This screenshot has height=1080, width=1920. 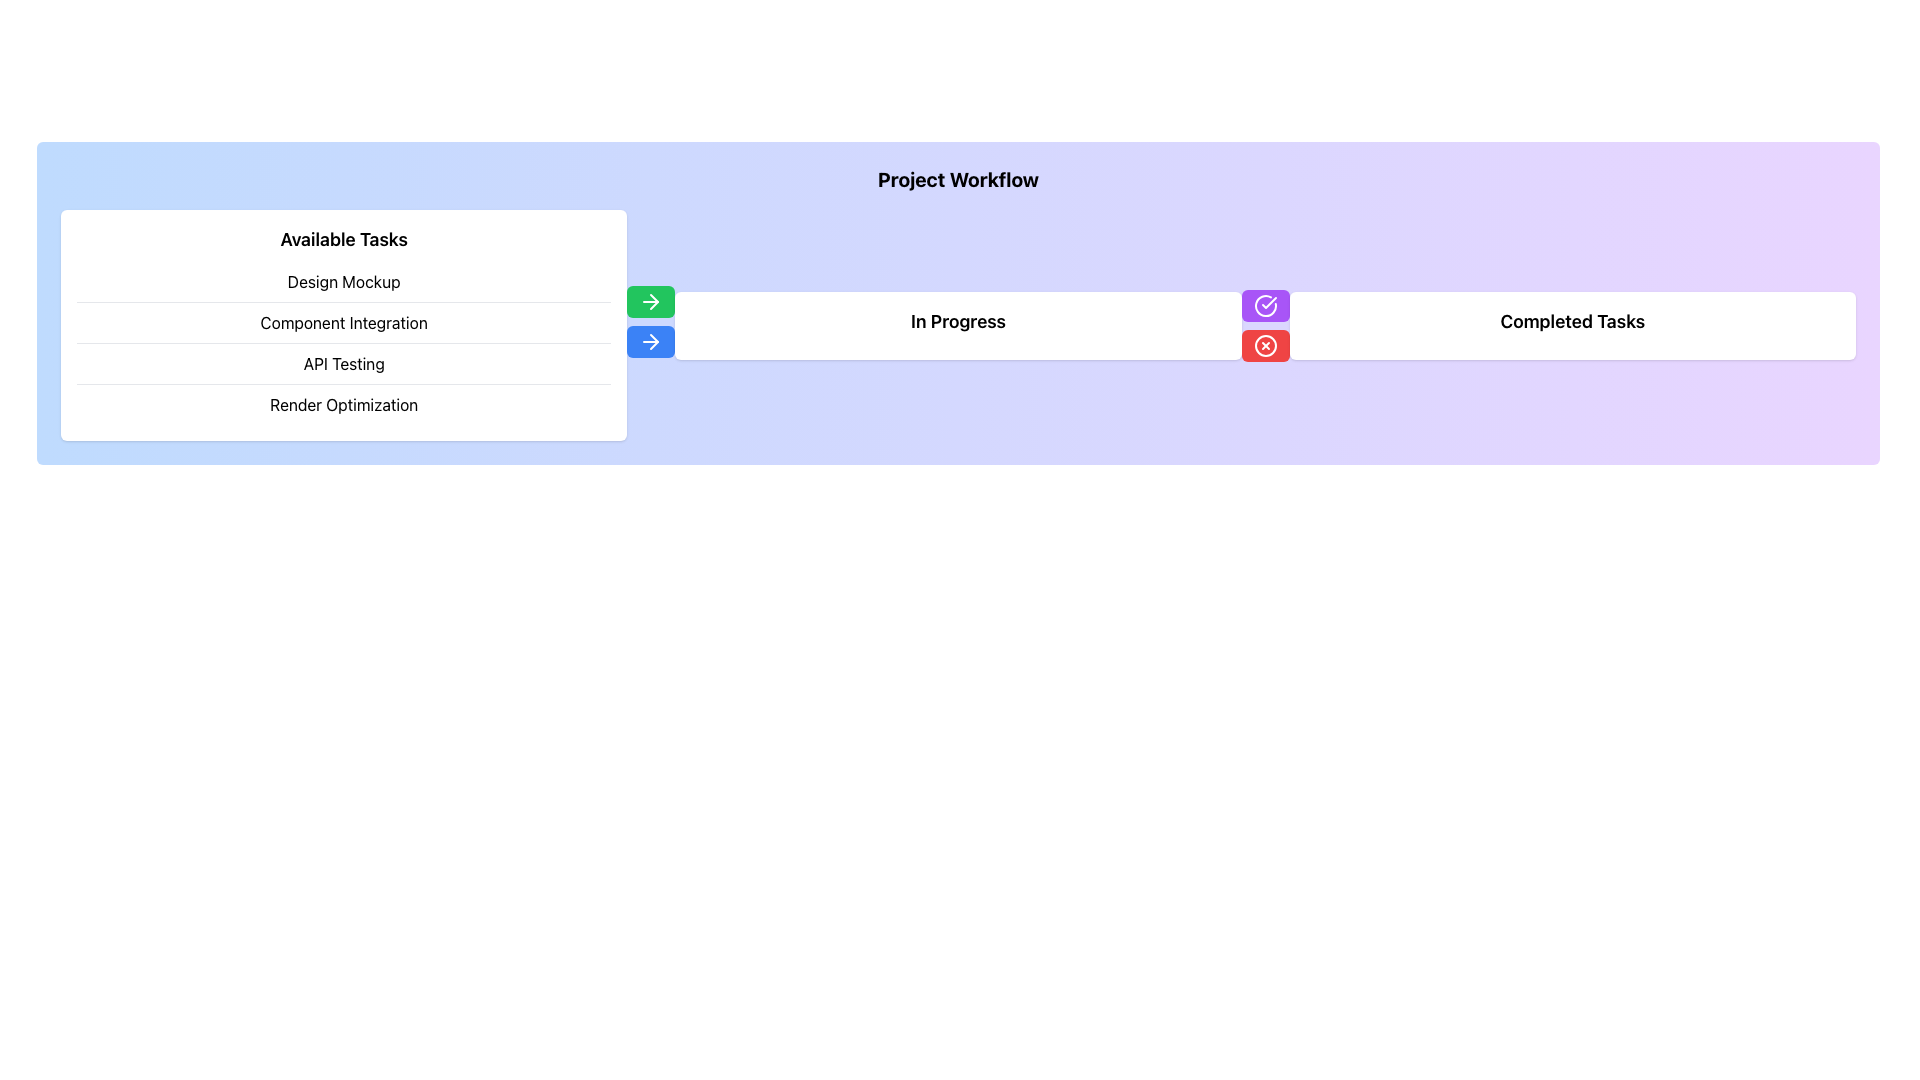 I want to click on the arrow icon within the button to transition 'API Testing' from 'Available Tasks' to 'In Progress.', so click(x=651, y=339).